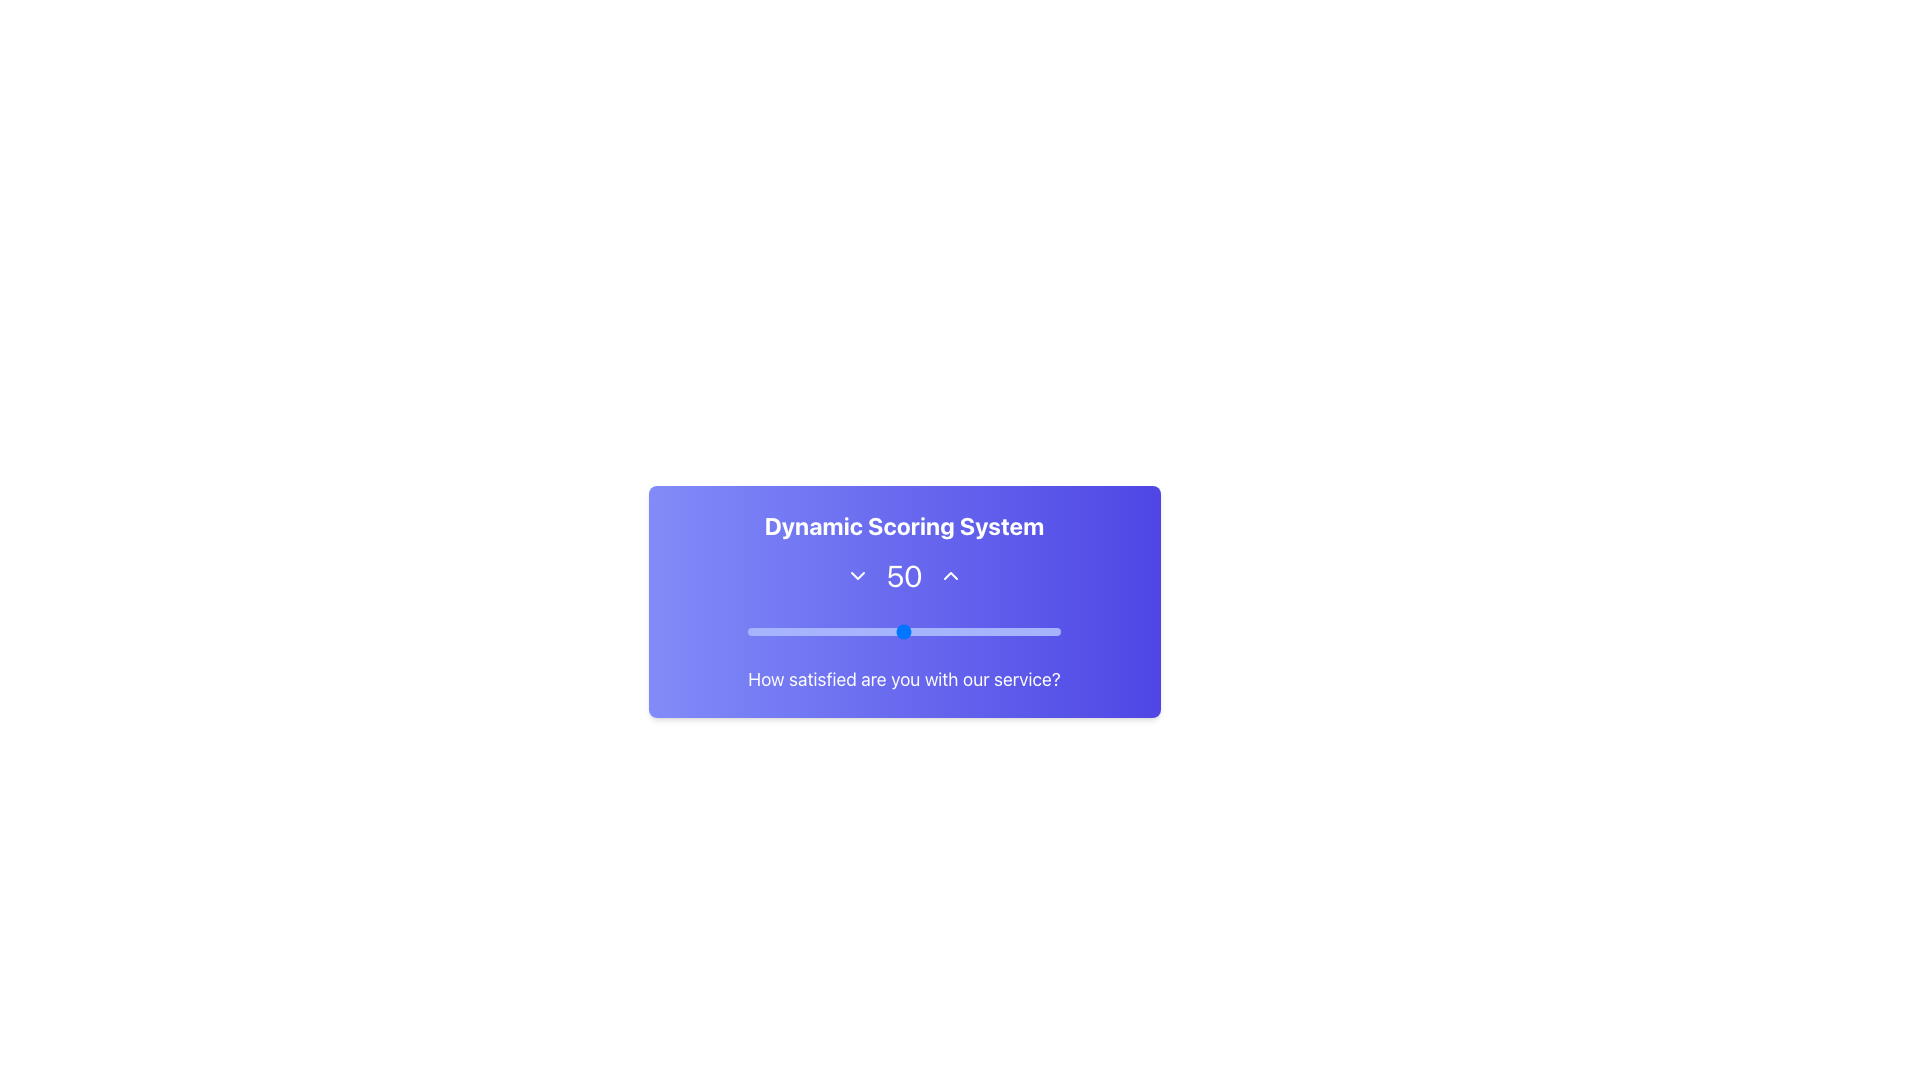 Image resolution: width=1920 pixels, height=1080 pixels. Describe the element at coordinates (891, 627) in the screenshot. I see `the slider` at that location.